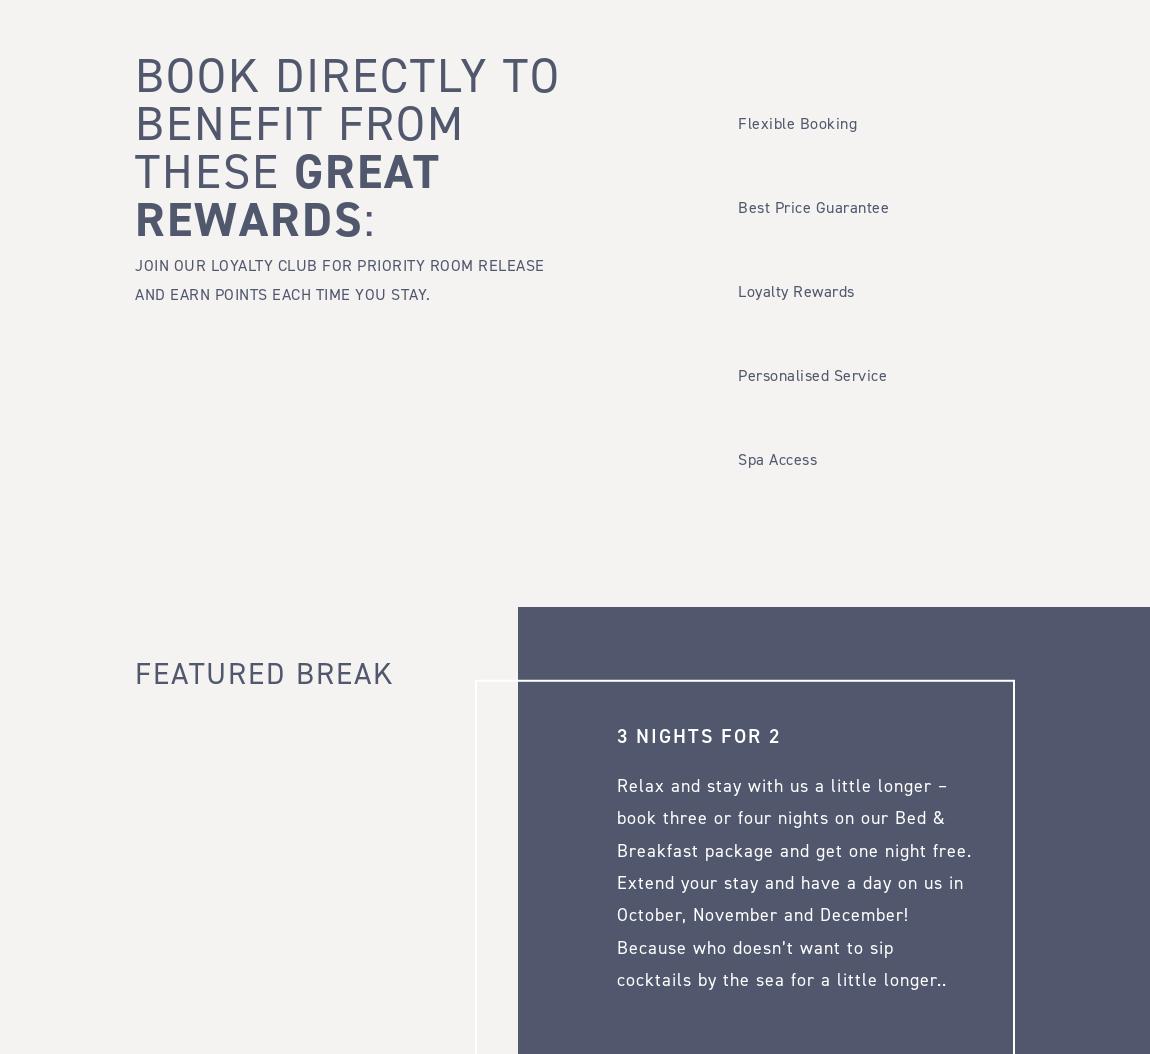  I want to click on '3 nights for 2', so click(615, 733).